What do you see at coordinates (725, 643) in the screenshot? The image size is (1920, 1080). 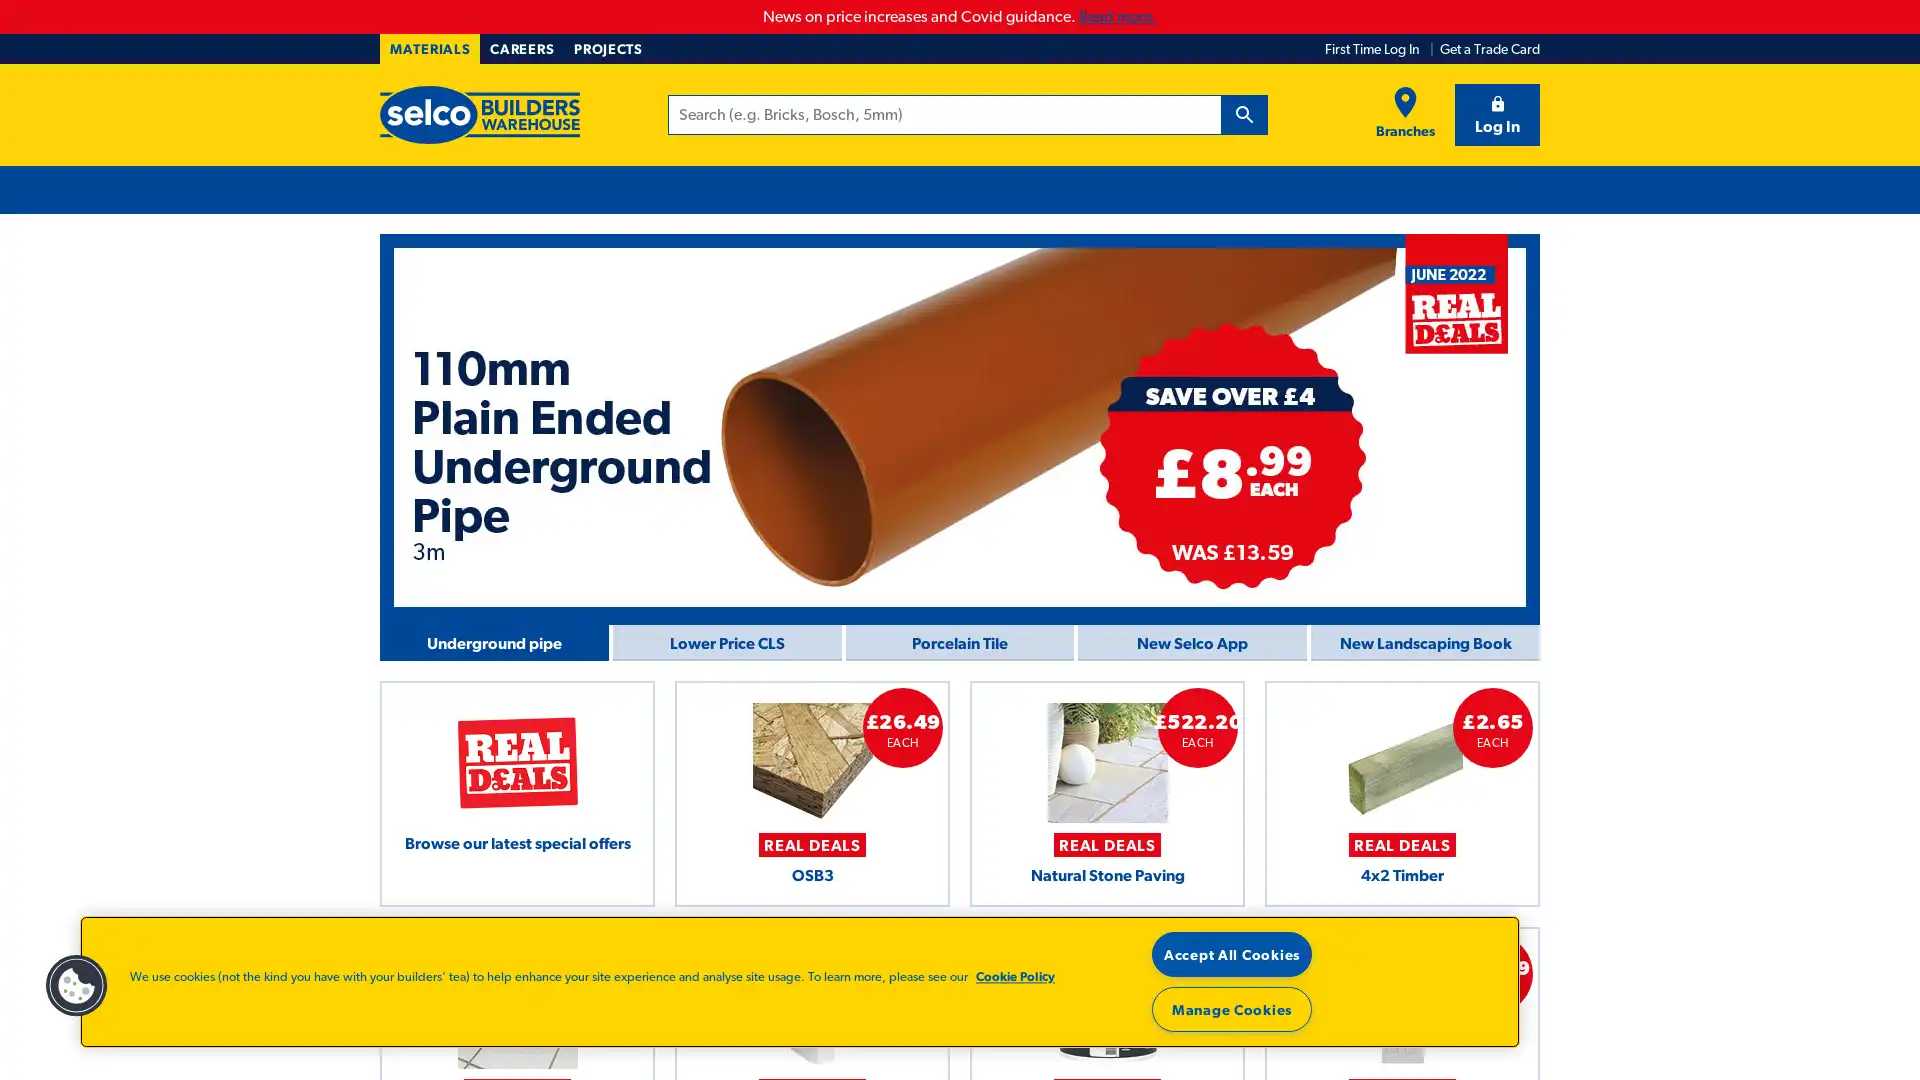 I see `Homepage > Carousel > June wk 4 CLS` at bounding box center [725, 643].